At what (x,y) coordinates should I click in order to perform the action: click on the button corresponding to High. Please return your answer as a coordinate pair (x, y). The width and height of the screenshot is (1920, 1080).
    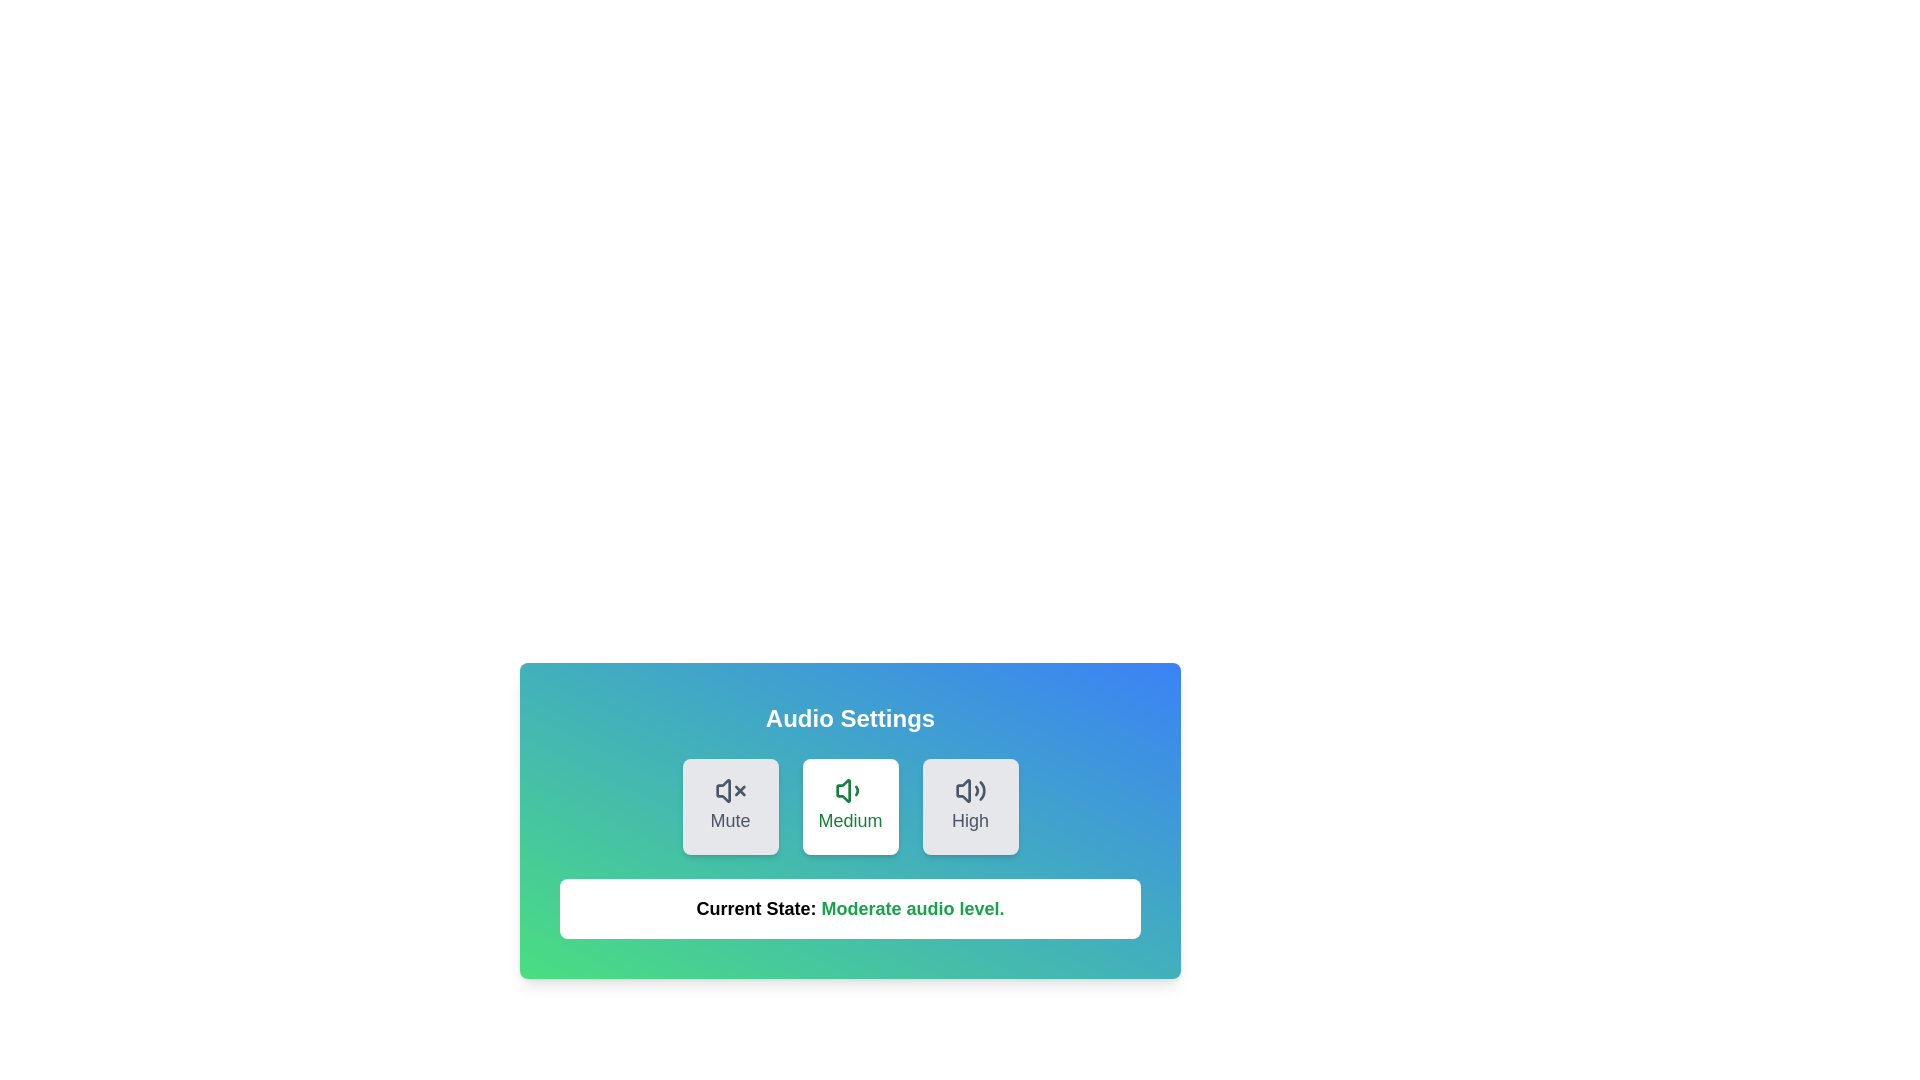
    Looking at the image, I should click on (970, 805).